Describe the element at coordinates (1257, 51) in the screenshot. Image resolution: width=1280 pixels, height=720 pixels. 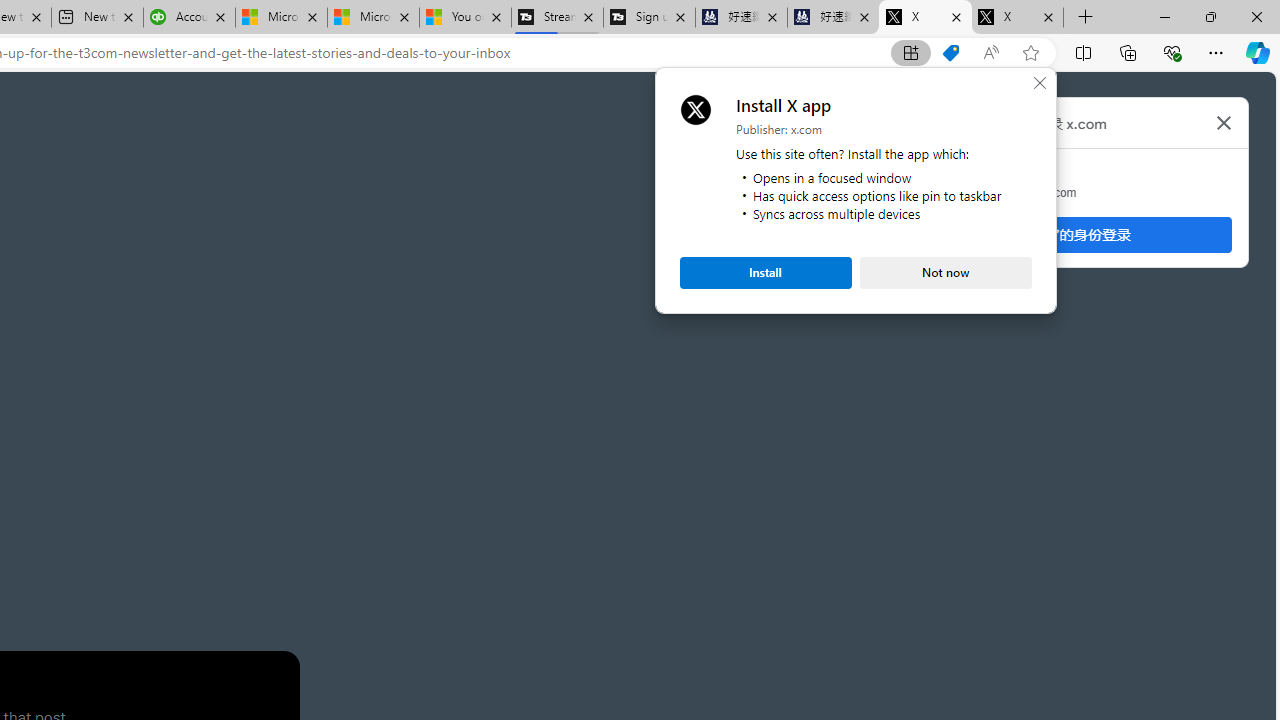
I see `'Copilot (Ctrl+Shift+.)'` at that location.